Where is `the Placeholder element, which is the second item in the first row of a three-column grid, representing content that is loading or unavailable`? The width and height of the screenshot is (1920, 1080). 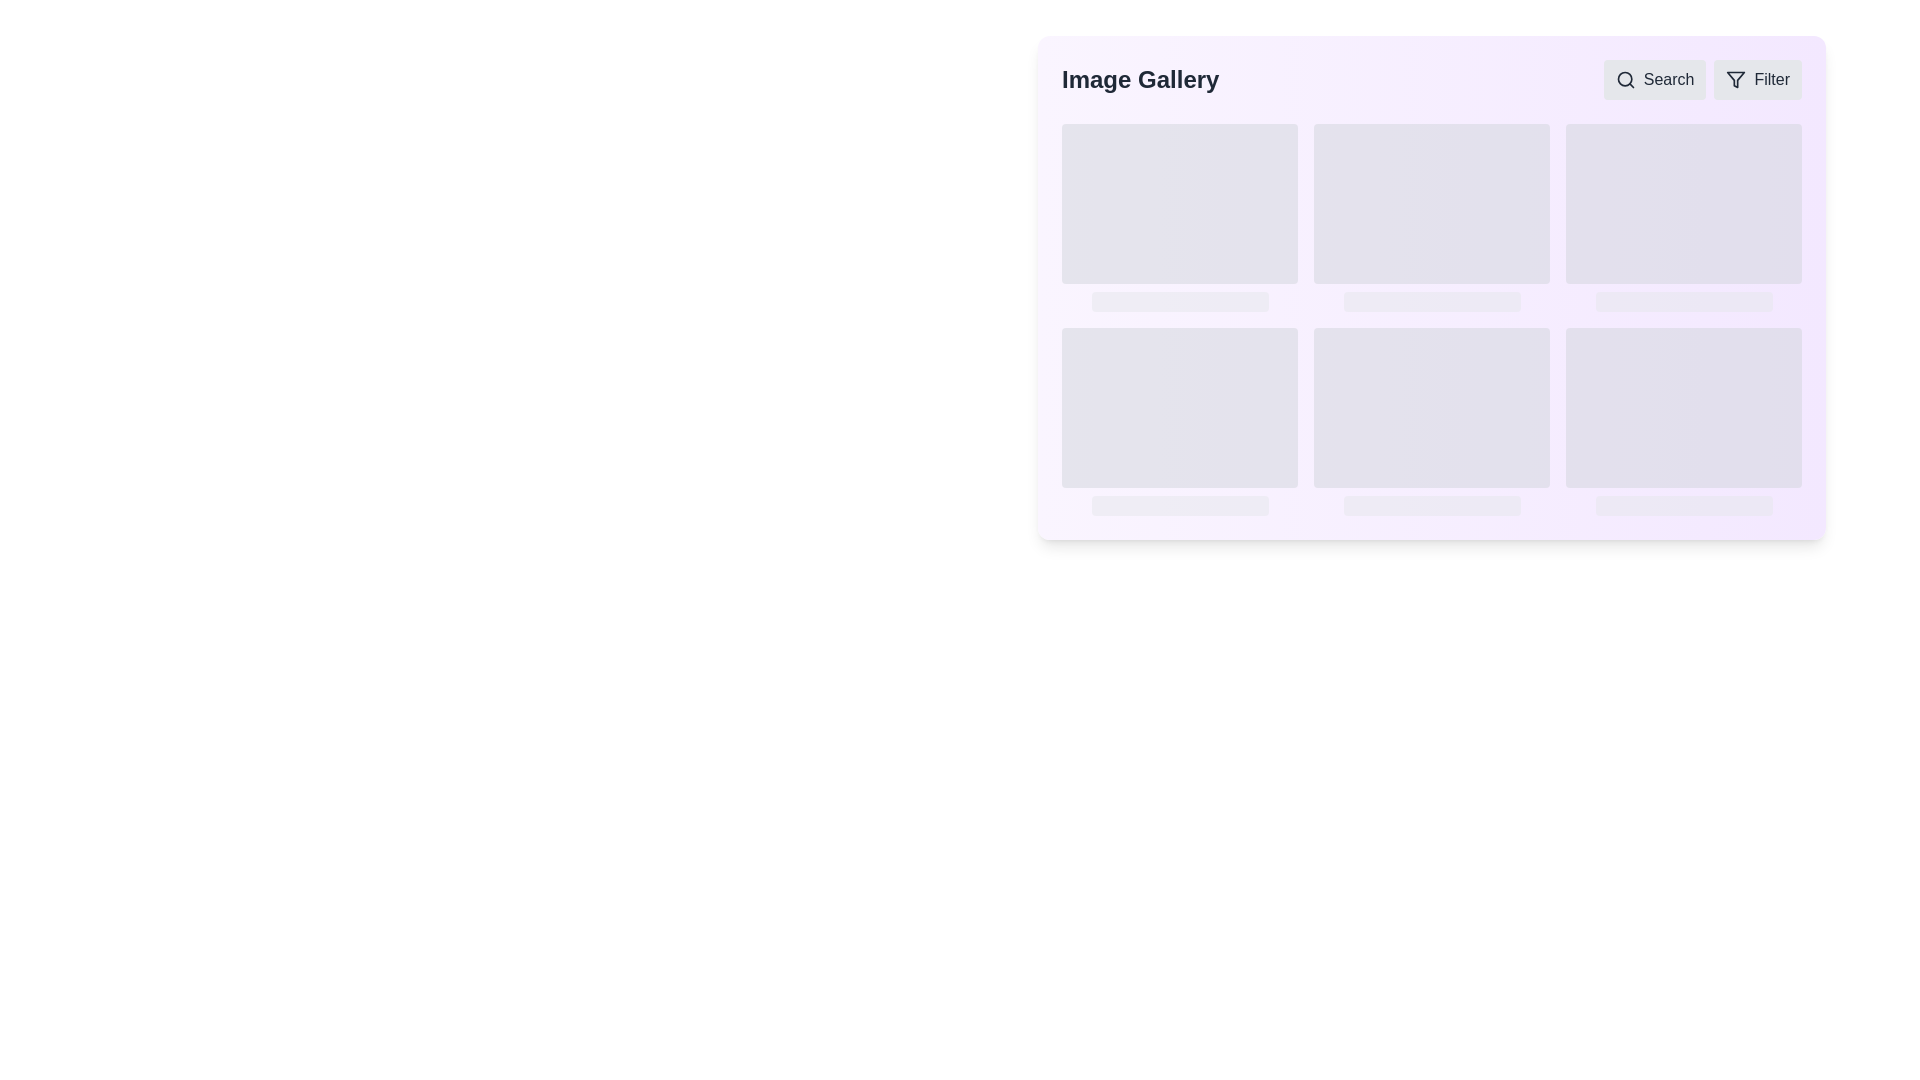 the Placeholder element, which is the second item in the first row of a three-column grid, representing content that is loading or unavailable is located at coordinates (1430, 218).